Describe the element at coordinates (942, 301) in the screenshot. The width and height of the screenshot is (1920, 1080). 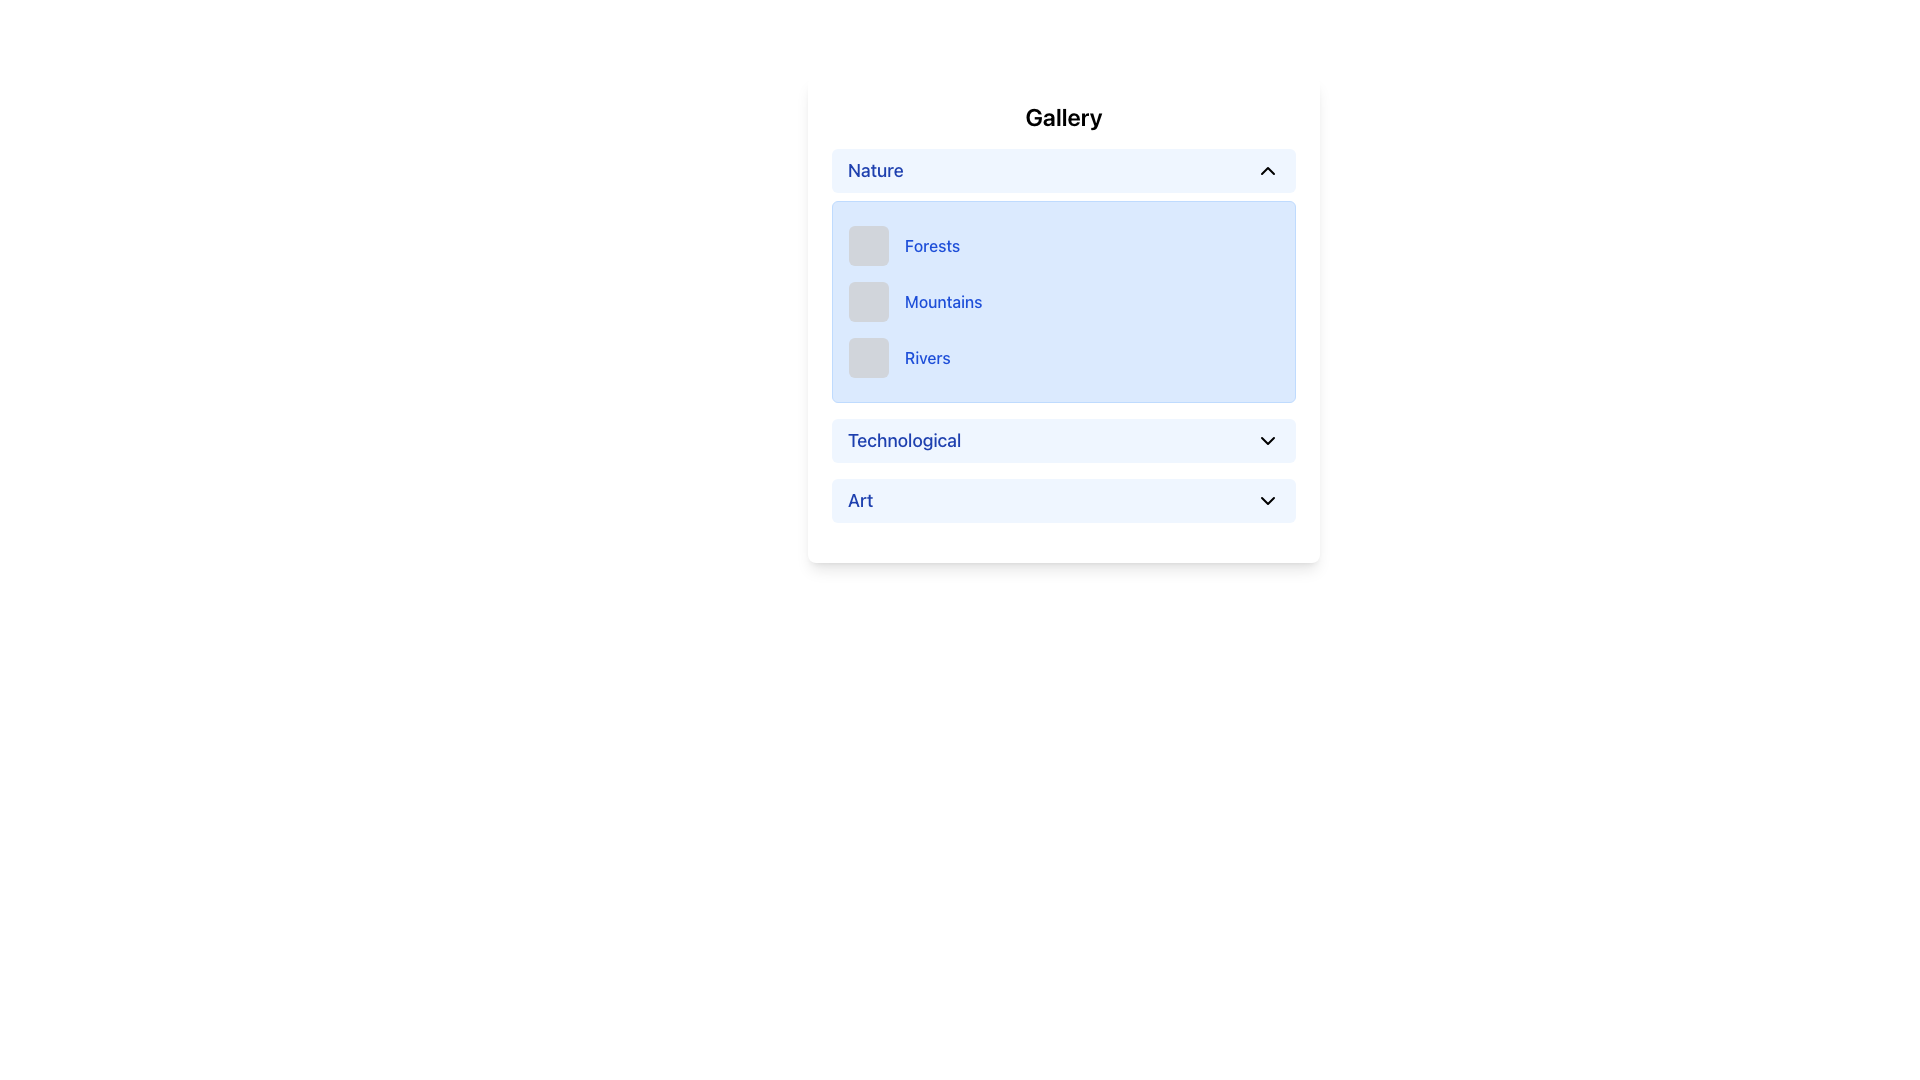
I see `the 'Mountains' text label located in the 'Nature' section of the 'Gallery' interface` at that location.